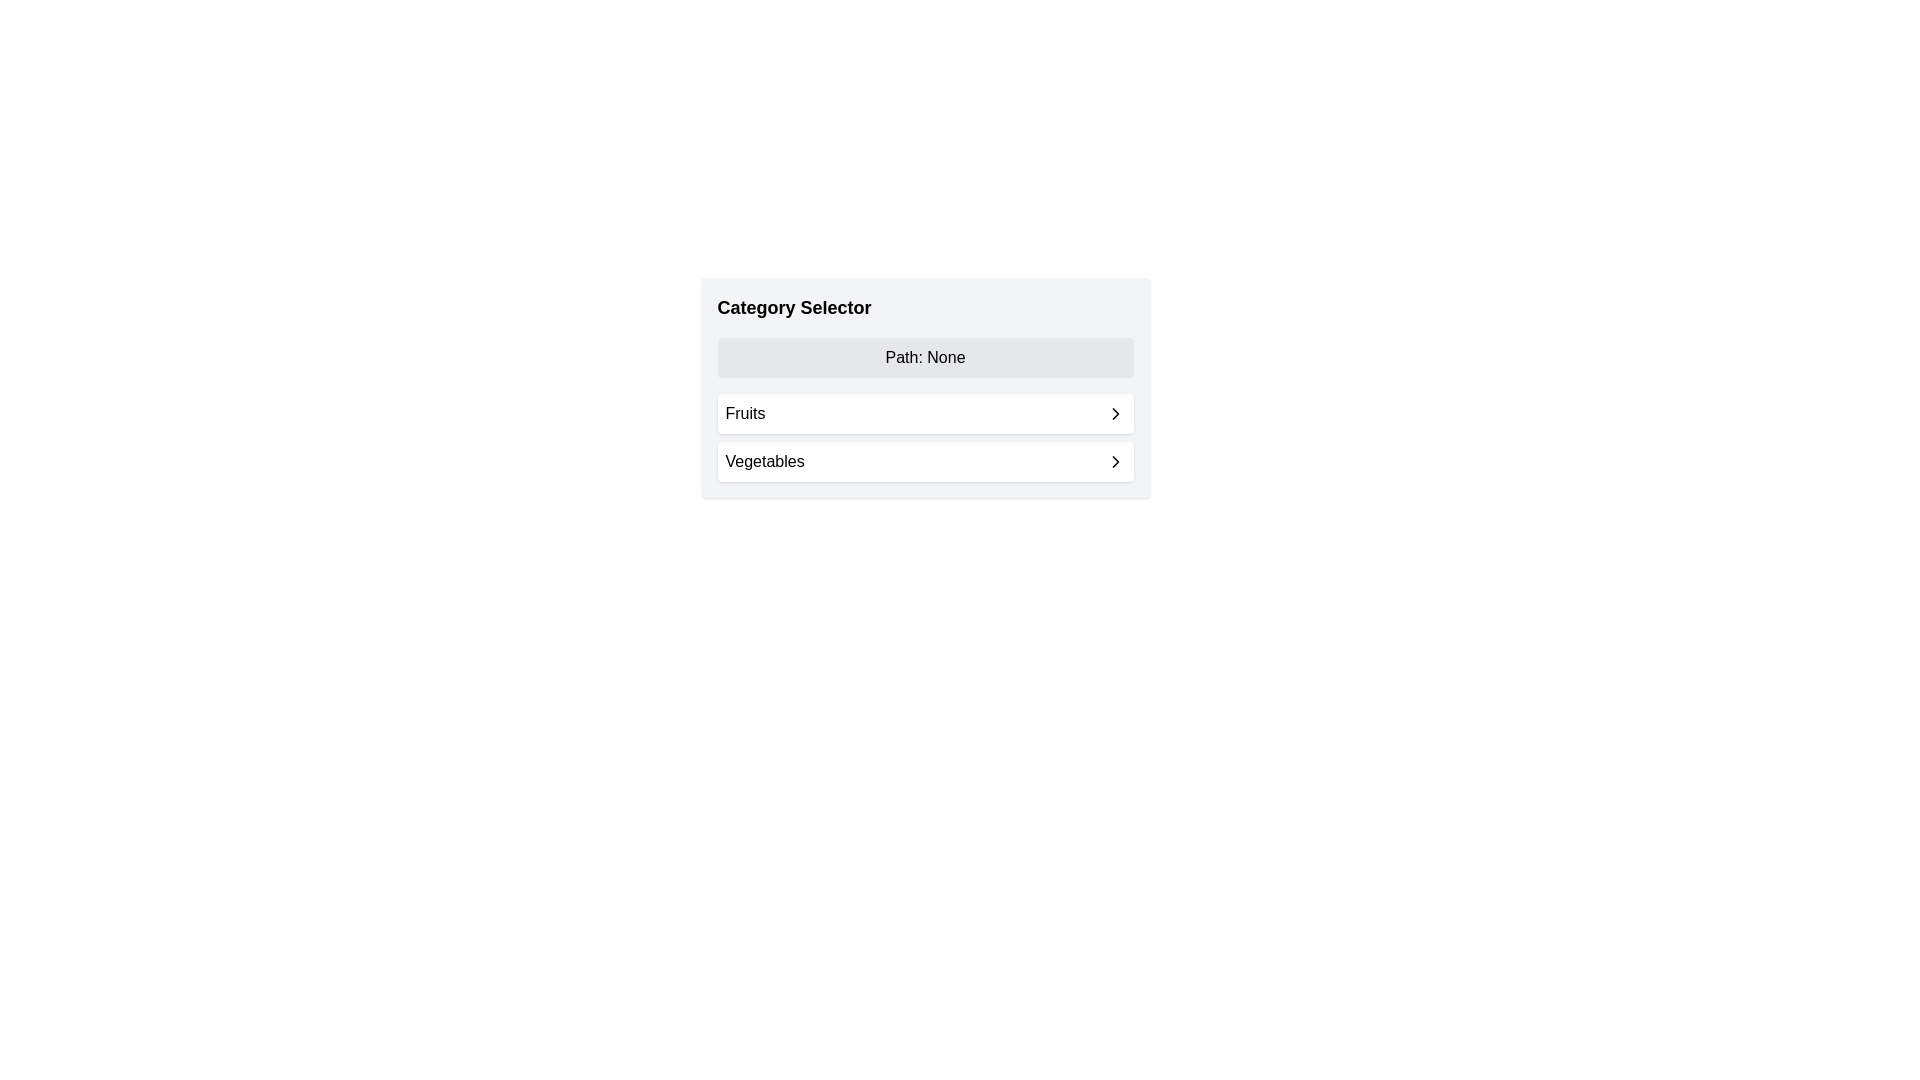 This screenshot has height=1080, width=1920. What do you see at coordinates (764, 462) in the screenshot?
I see `the 'Vegetables' label, which is a text block styled with a plain black font located in the lower selection block of the category selector interface, immediately below the 'Fruits' selection item` at bounding box center [764, 462].